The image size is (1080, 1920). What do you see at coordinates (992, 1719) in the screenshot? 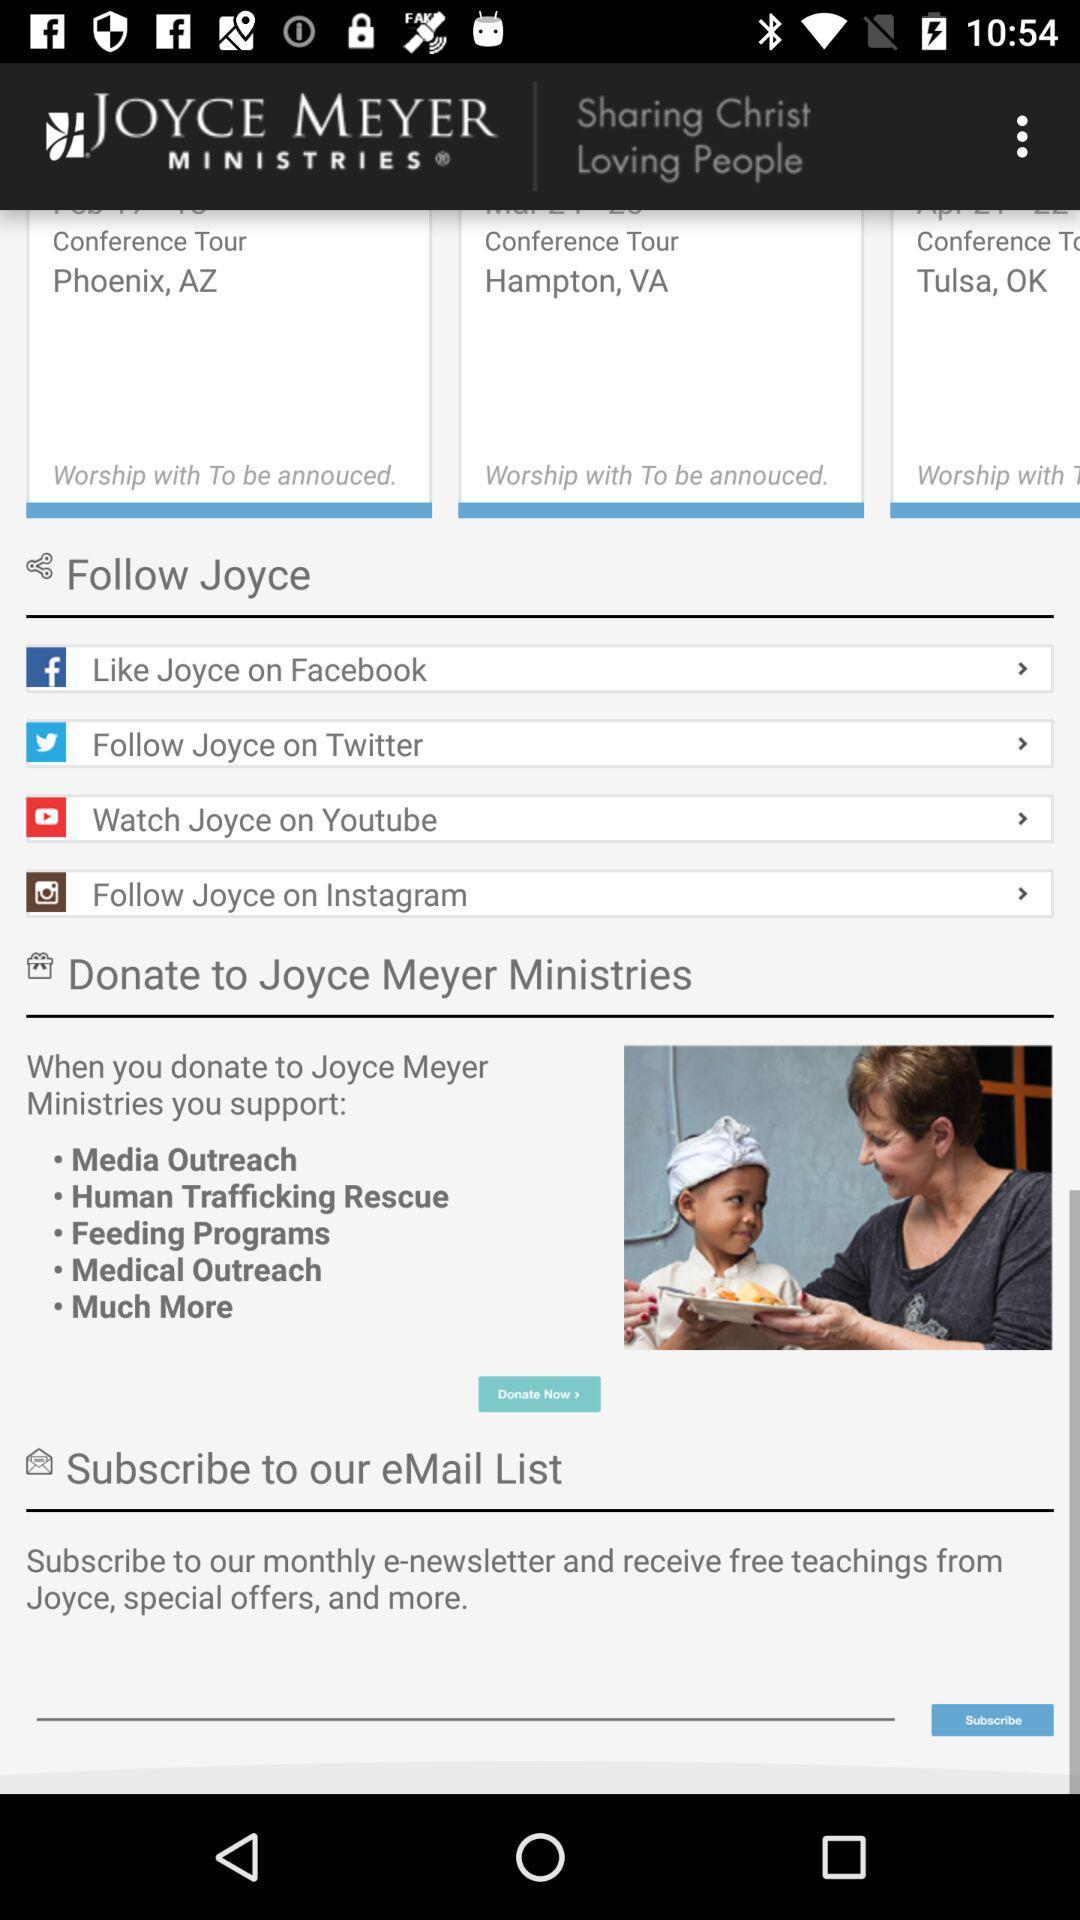
I see `subscribe to email list` at bounding box center [992, 1719].